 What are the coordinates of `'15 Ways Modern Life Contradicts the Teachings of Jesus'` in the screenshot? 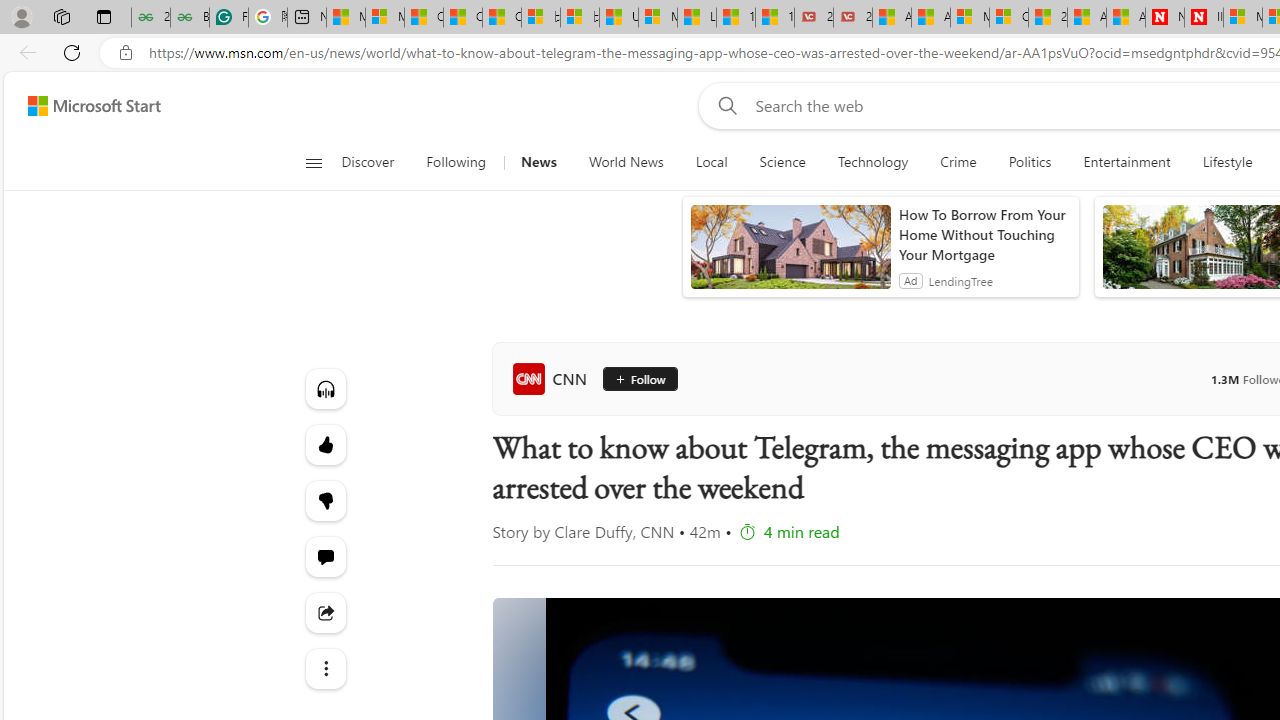 It's located at (774, 17).